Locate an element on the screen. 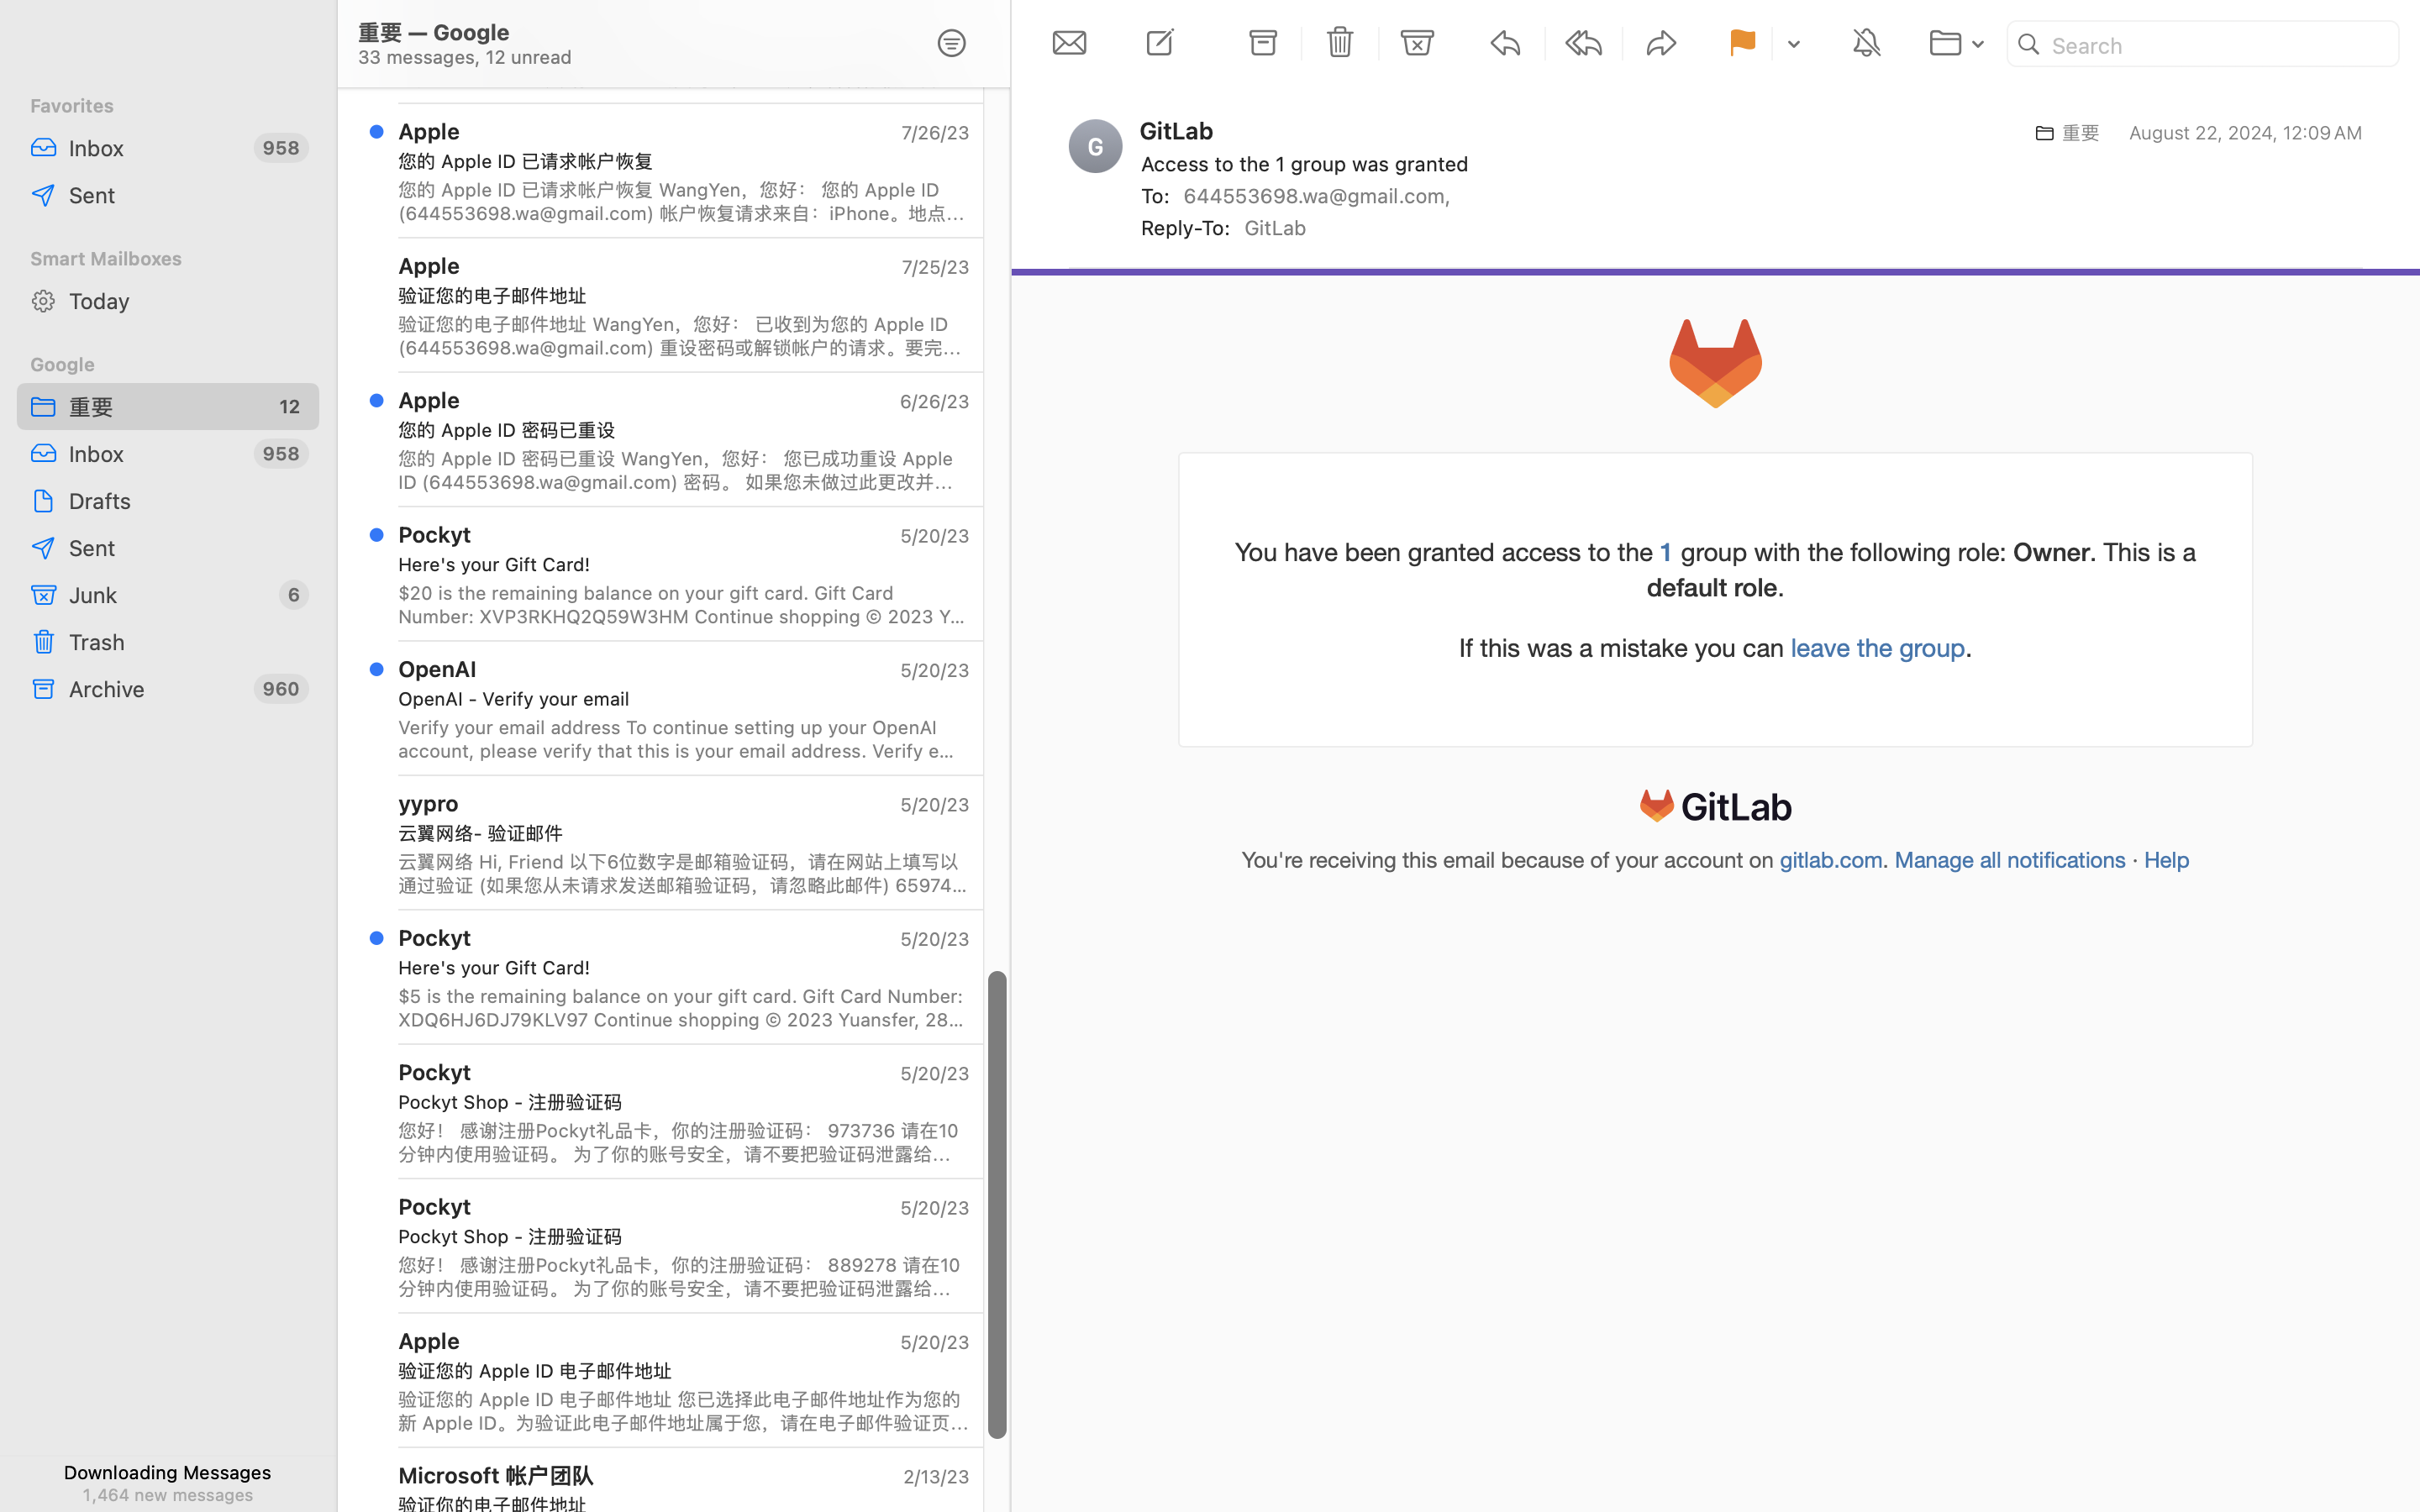 This screenshot has width=2420, height=1512. 'Owner' is located at coordinates (2050, 549).